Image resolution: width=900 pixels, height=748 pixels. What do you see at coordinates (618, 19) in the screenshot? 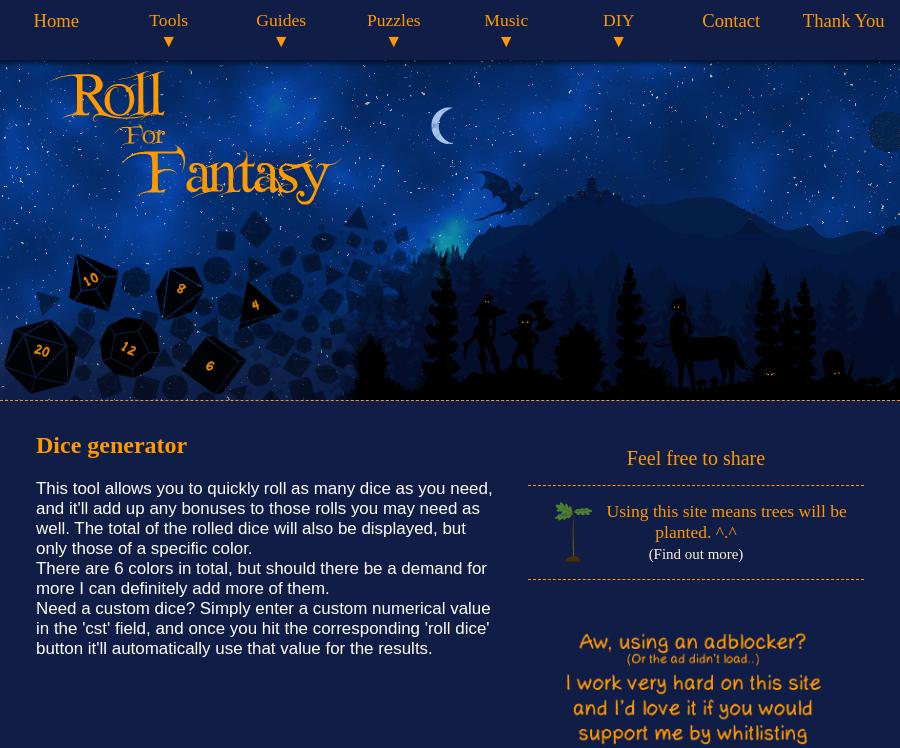
I see `'DIY'` at bounding box center [618, 19].